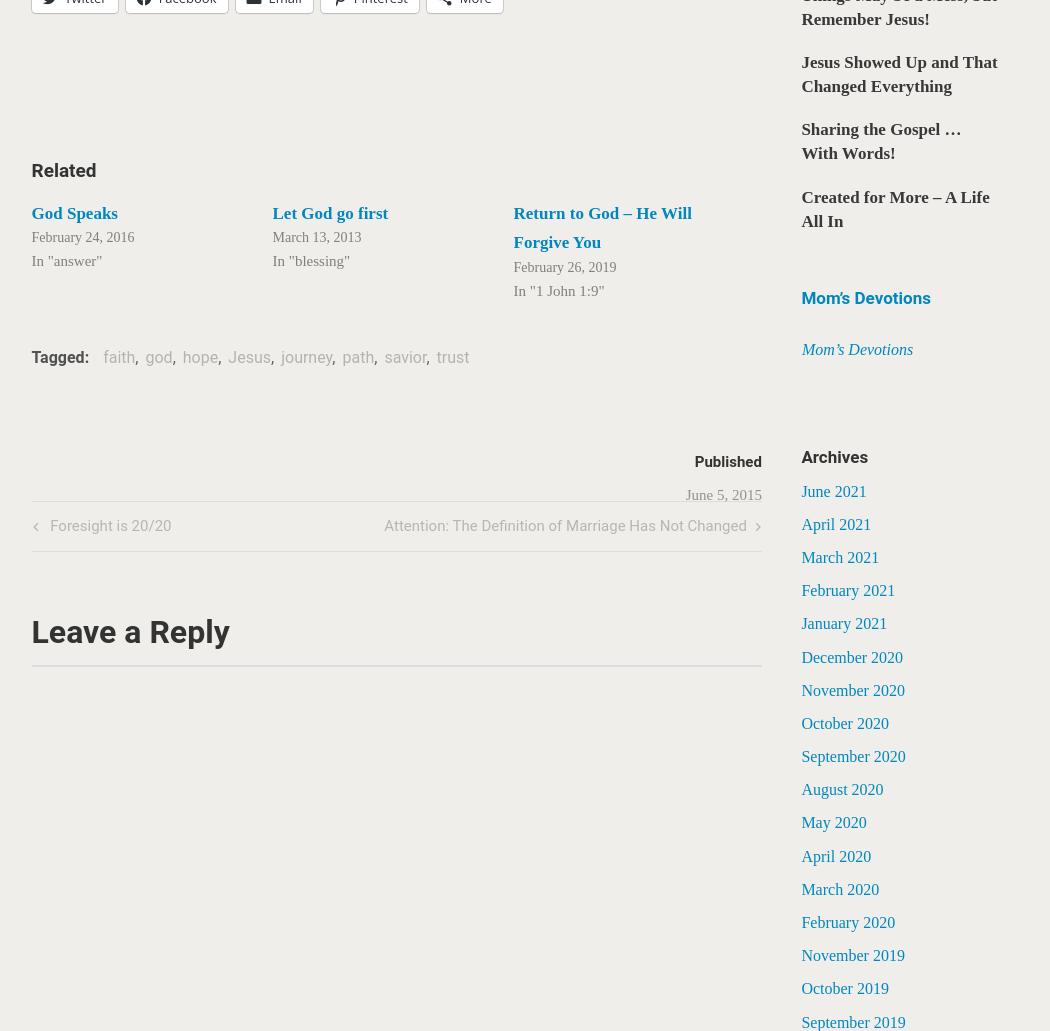  Describe the element at coordinates (800, 656) in the screenshot. I see `'December 2020'` at that location.